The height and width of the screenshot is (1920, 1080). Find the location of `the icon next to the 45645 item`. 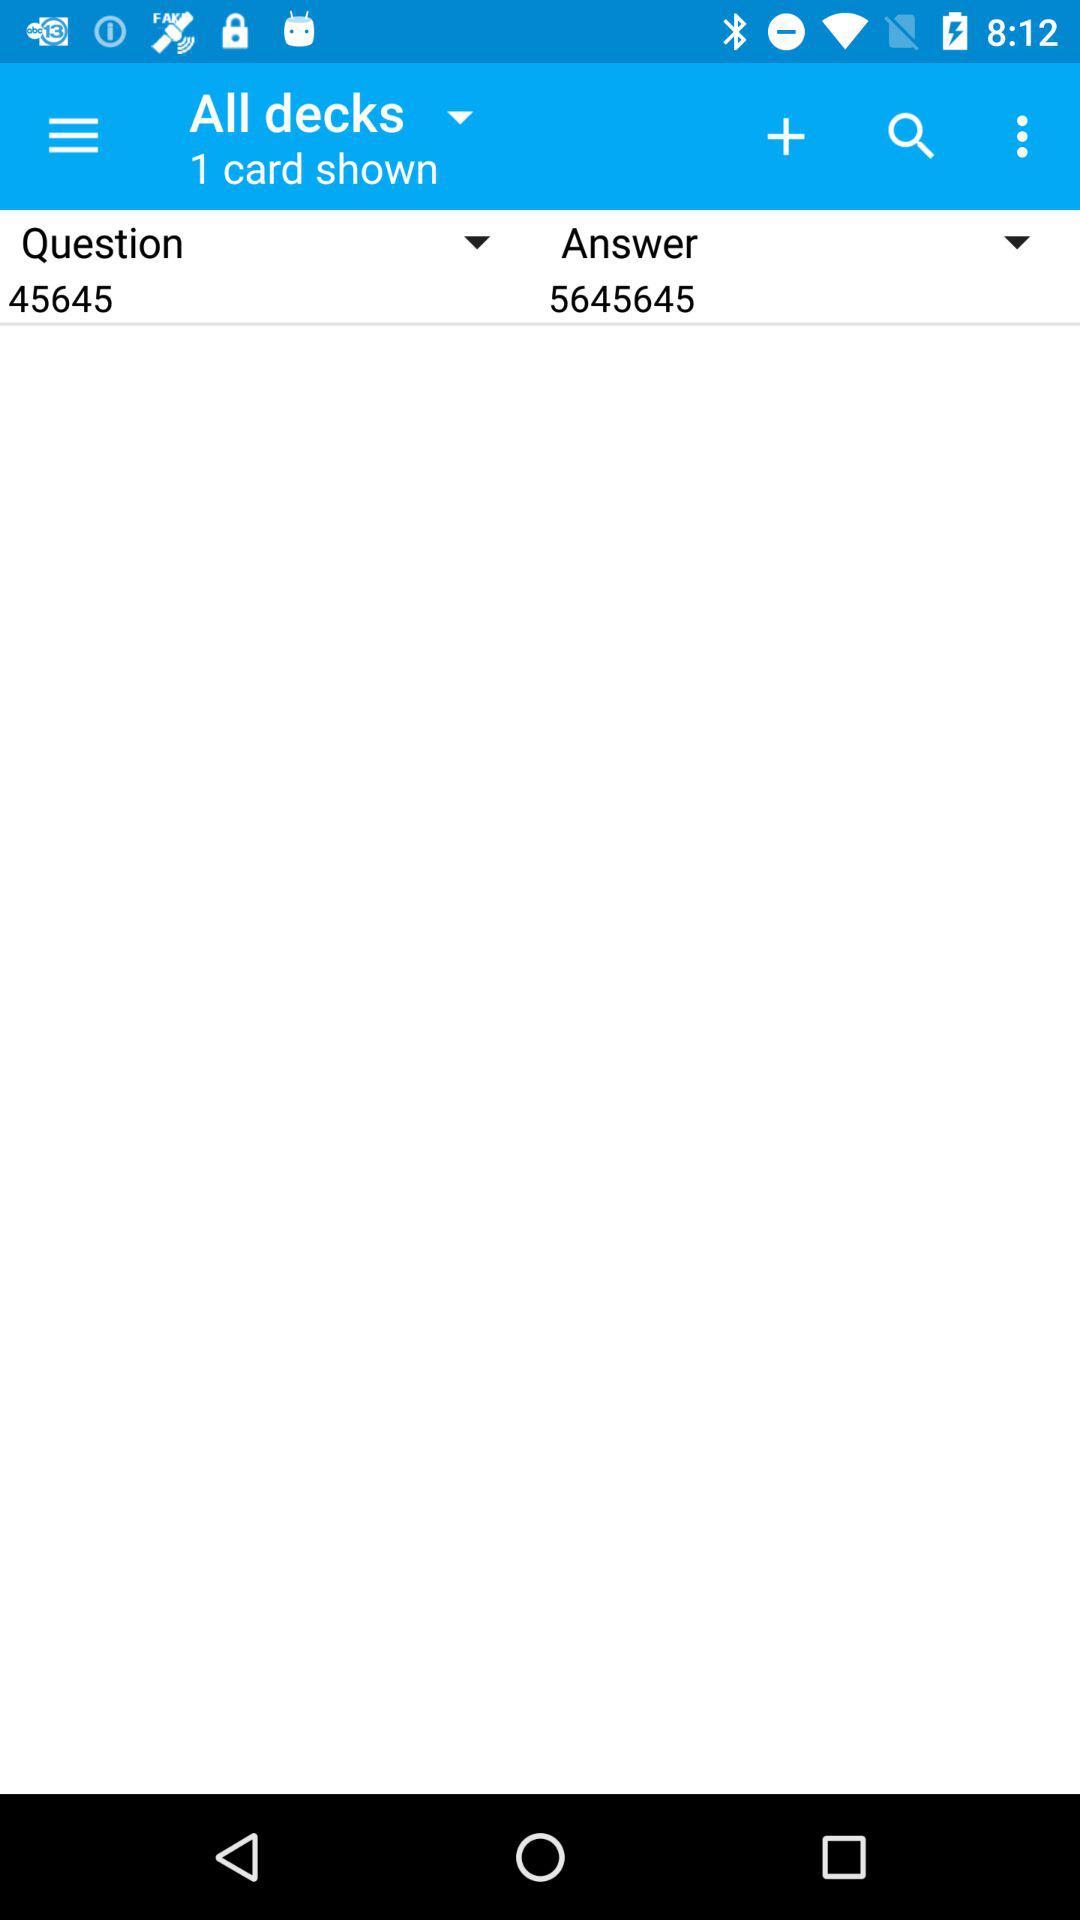

the icon next to the 45645 item is located at coordinates (810, 296).